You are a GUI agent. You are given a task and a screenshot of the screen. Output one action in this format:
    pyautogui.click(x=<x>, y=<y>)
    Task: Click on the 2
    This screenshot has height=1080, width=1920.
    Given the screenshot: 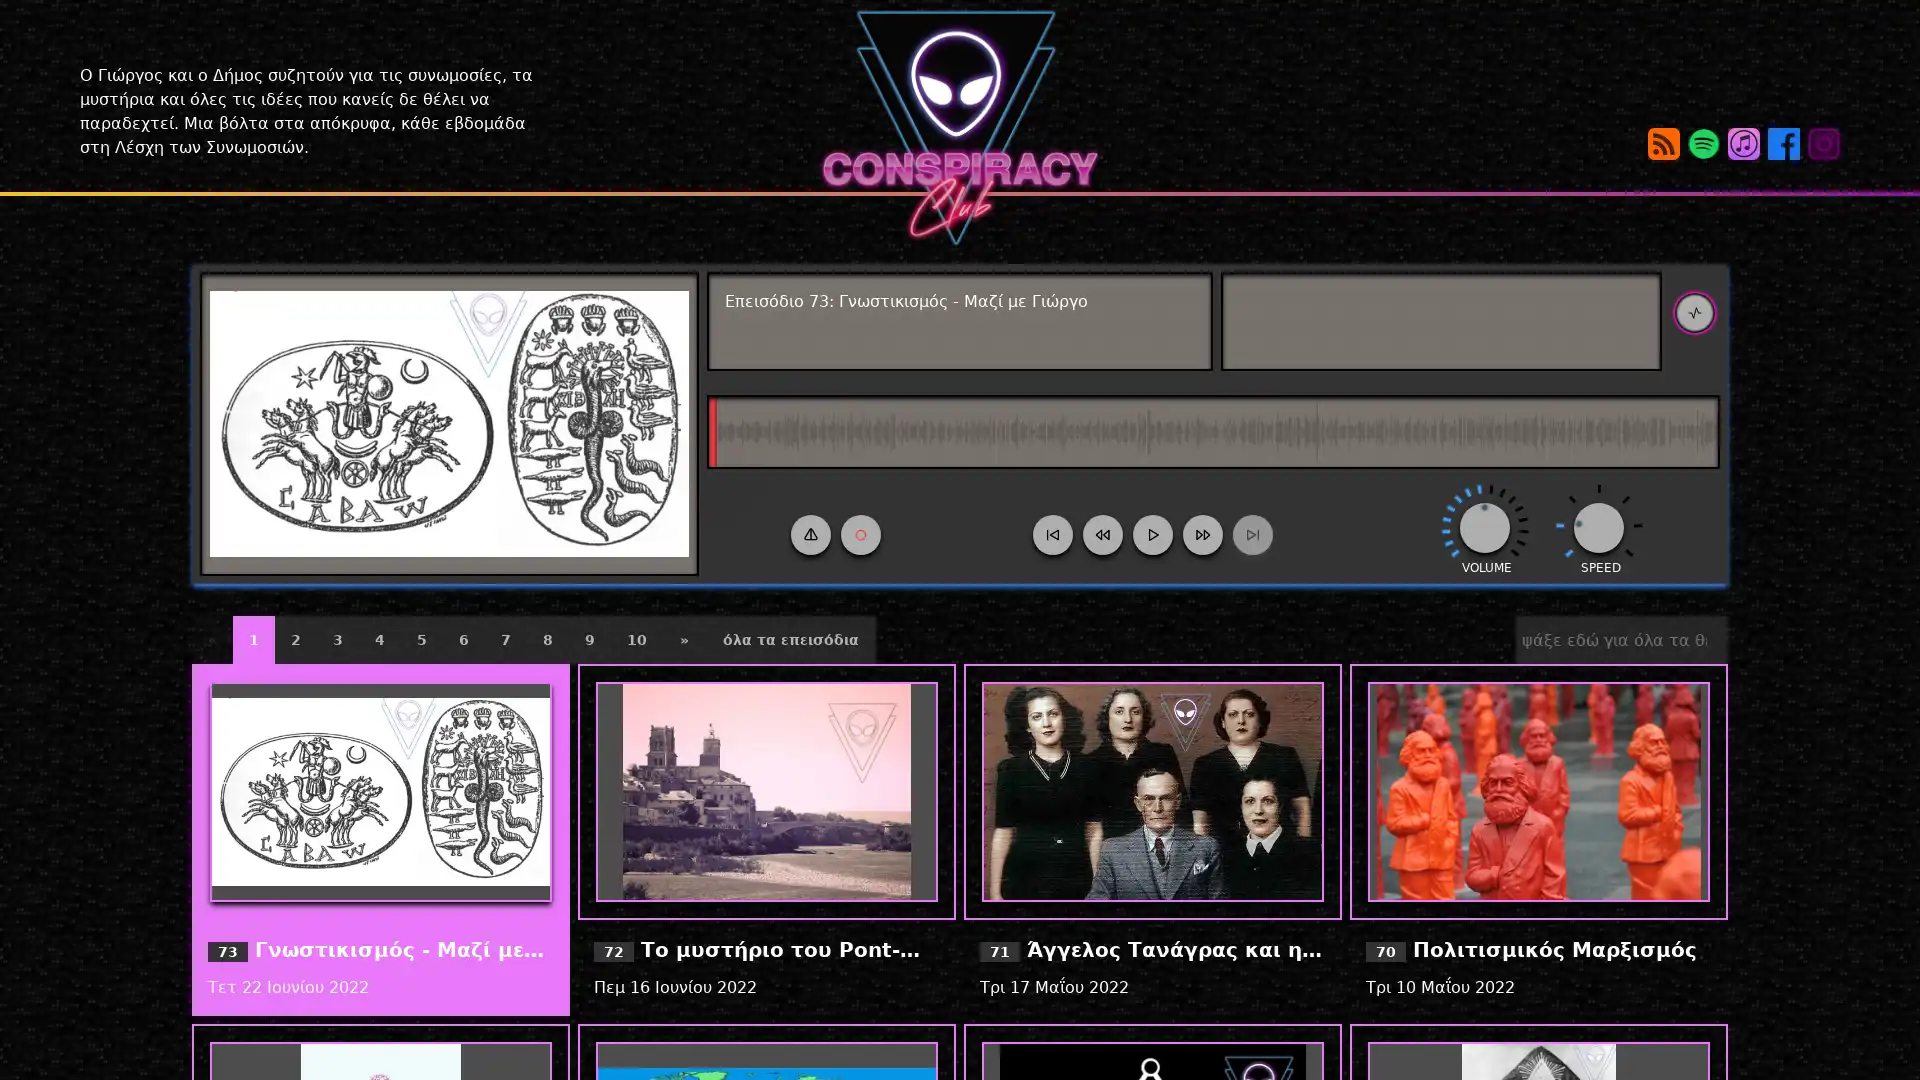 What is the action you would take?
    pyautogui.click(x=295, y=640)
    